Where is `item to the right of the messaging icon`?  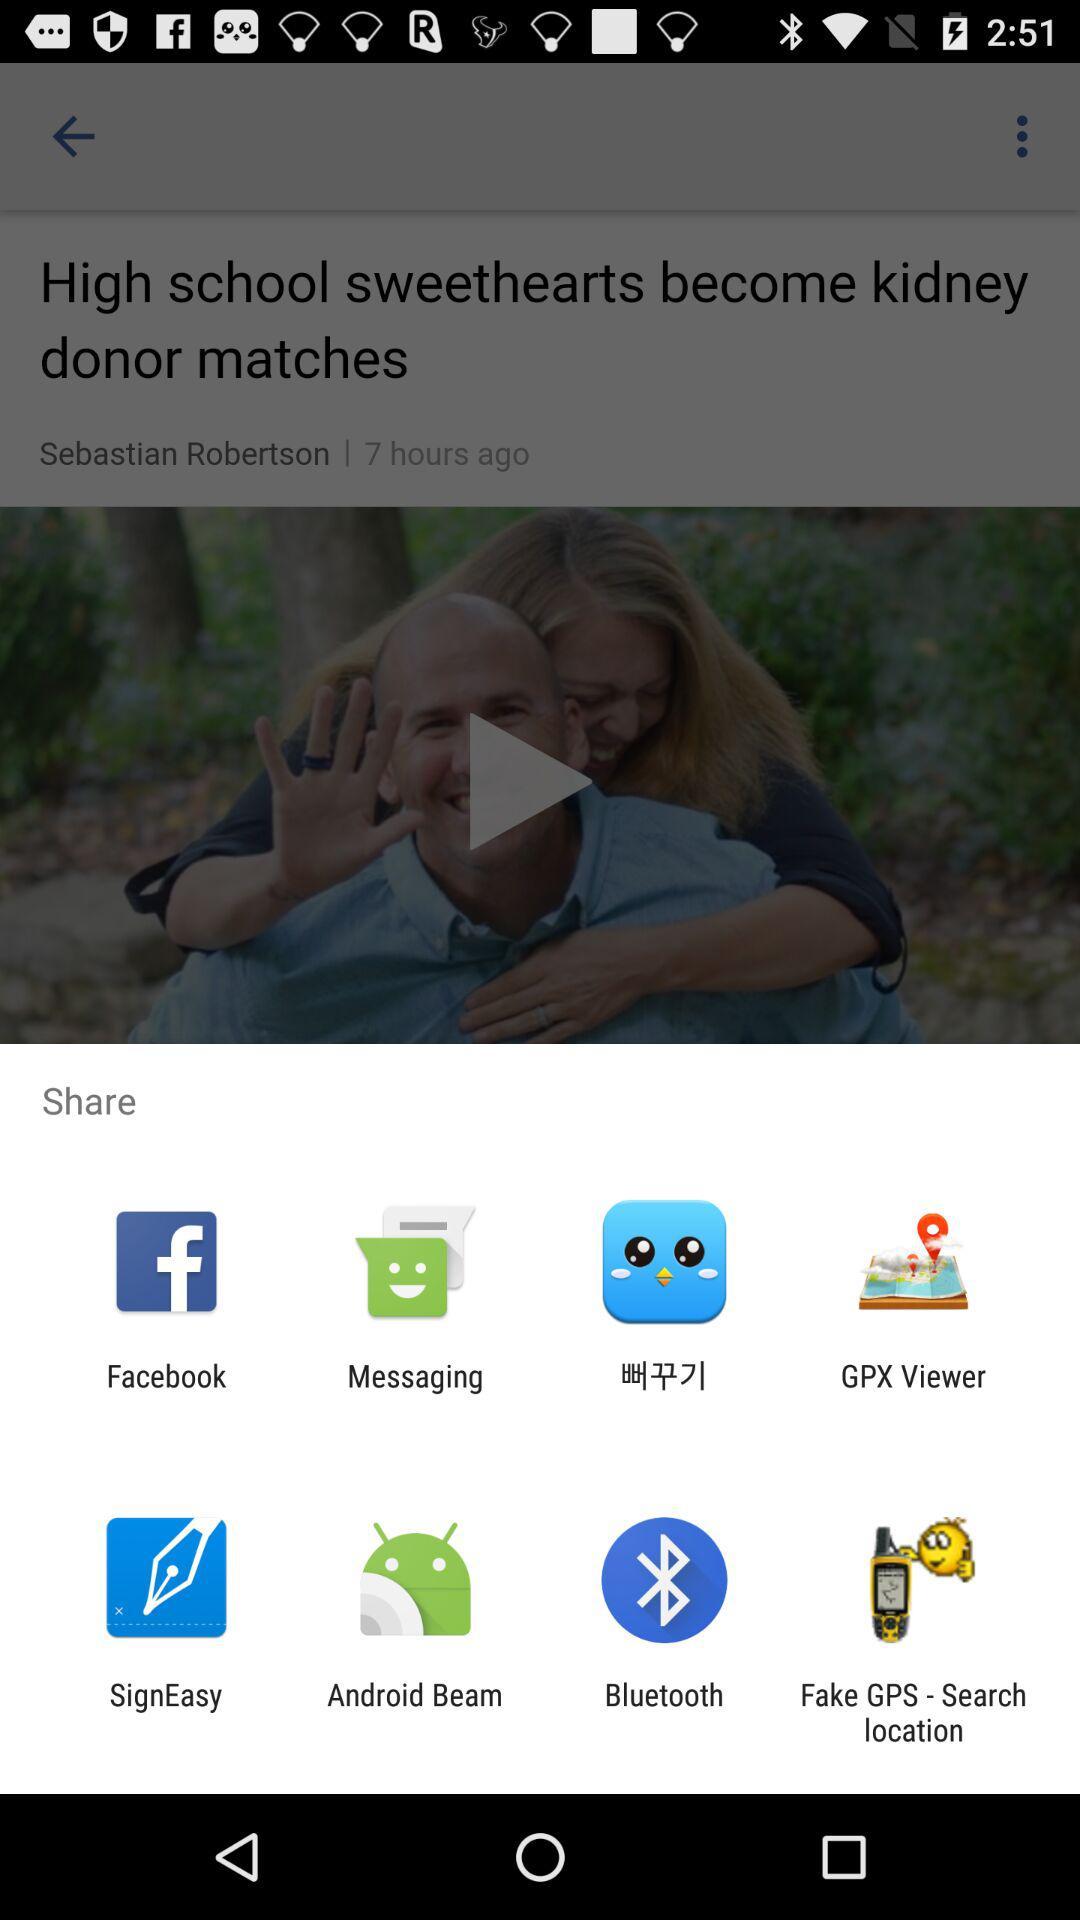 item to the right of the messaging icon is located at coordinates (664, 1392).